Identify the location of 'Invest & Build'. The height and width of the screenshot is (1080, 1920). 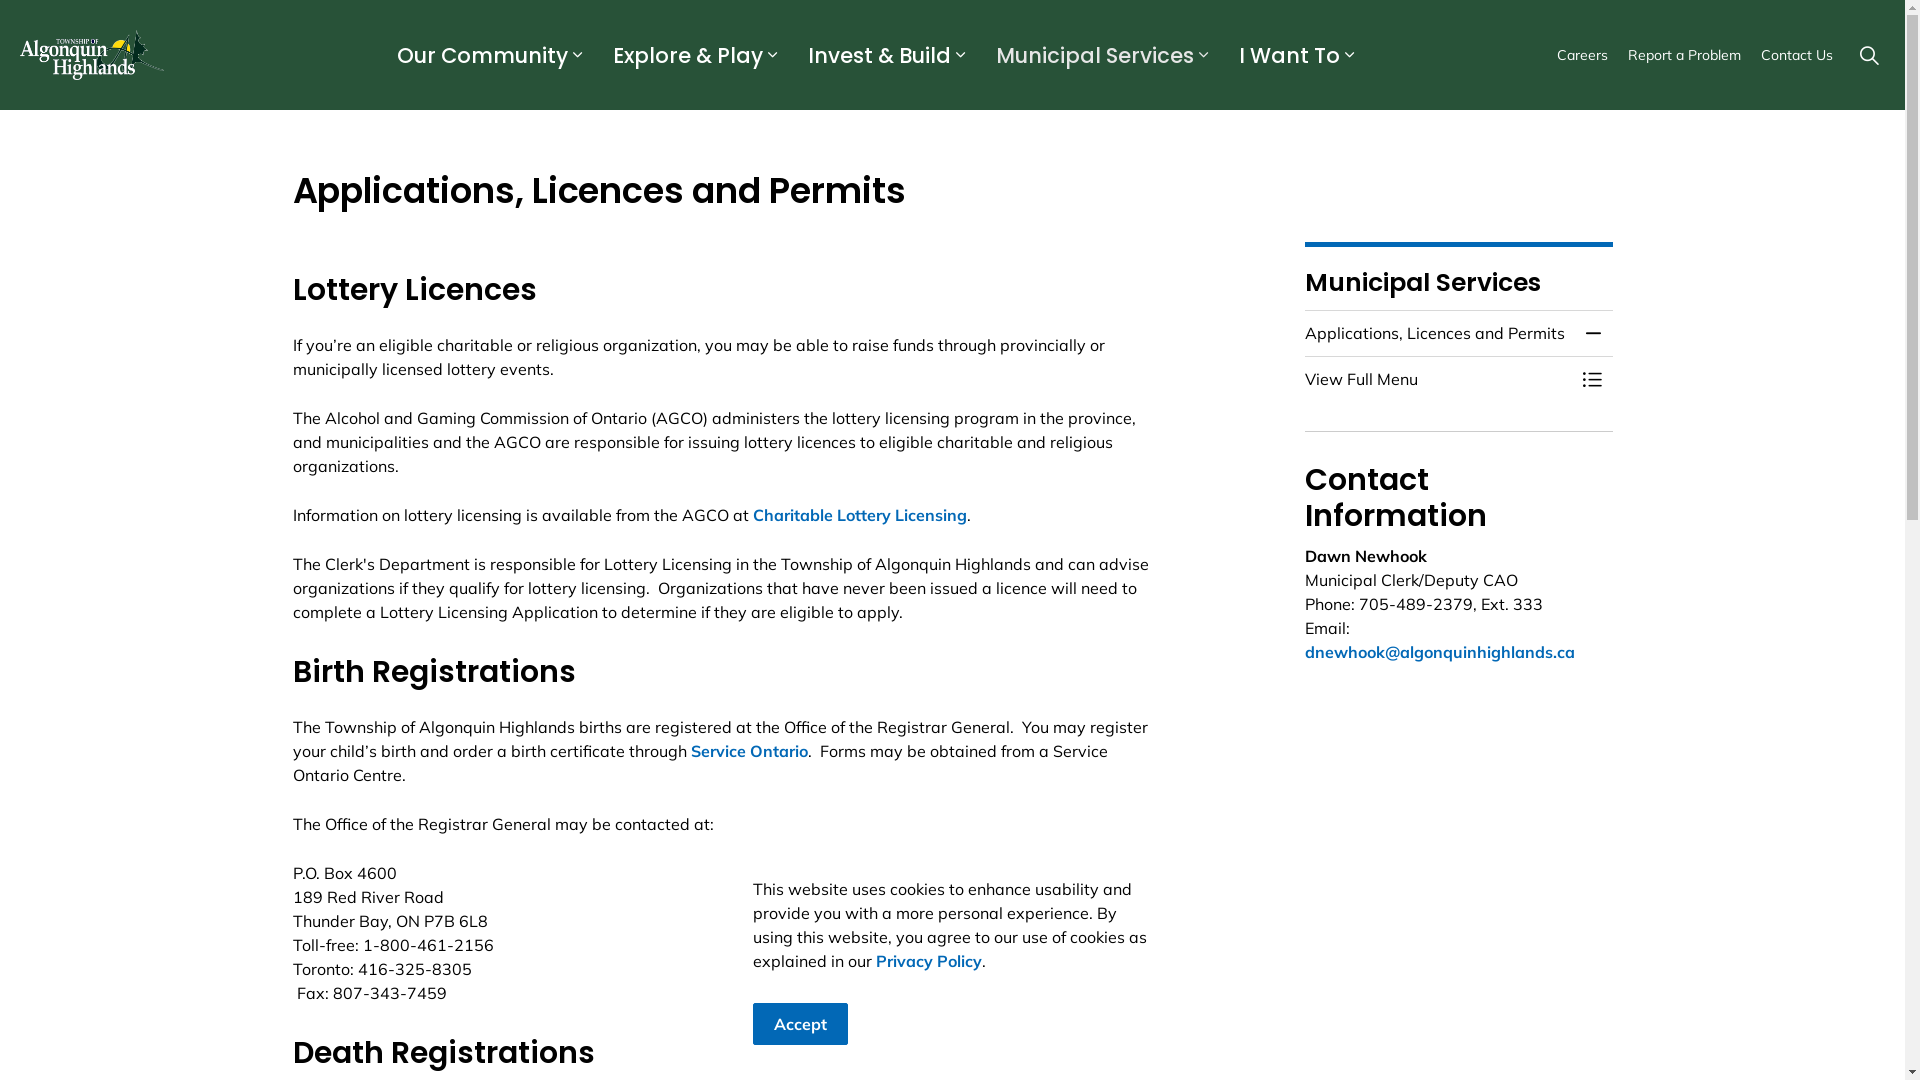
(877, 53).